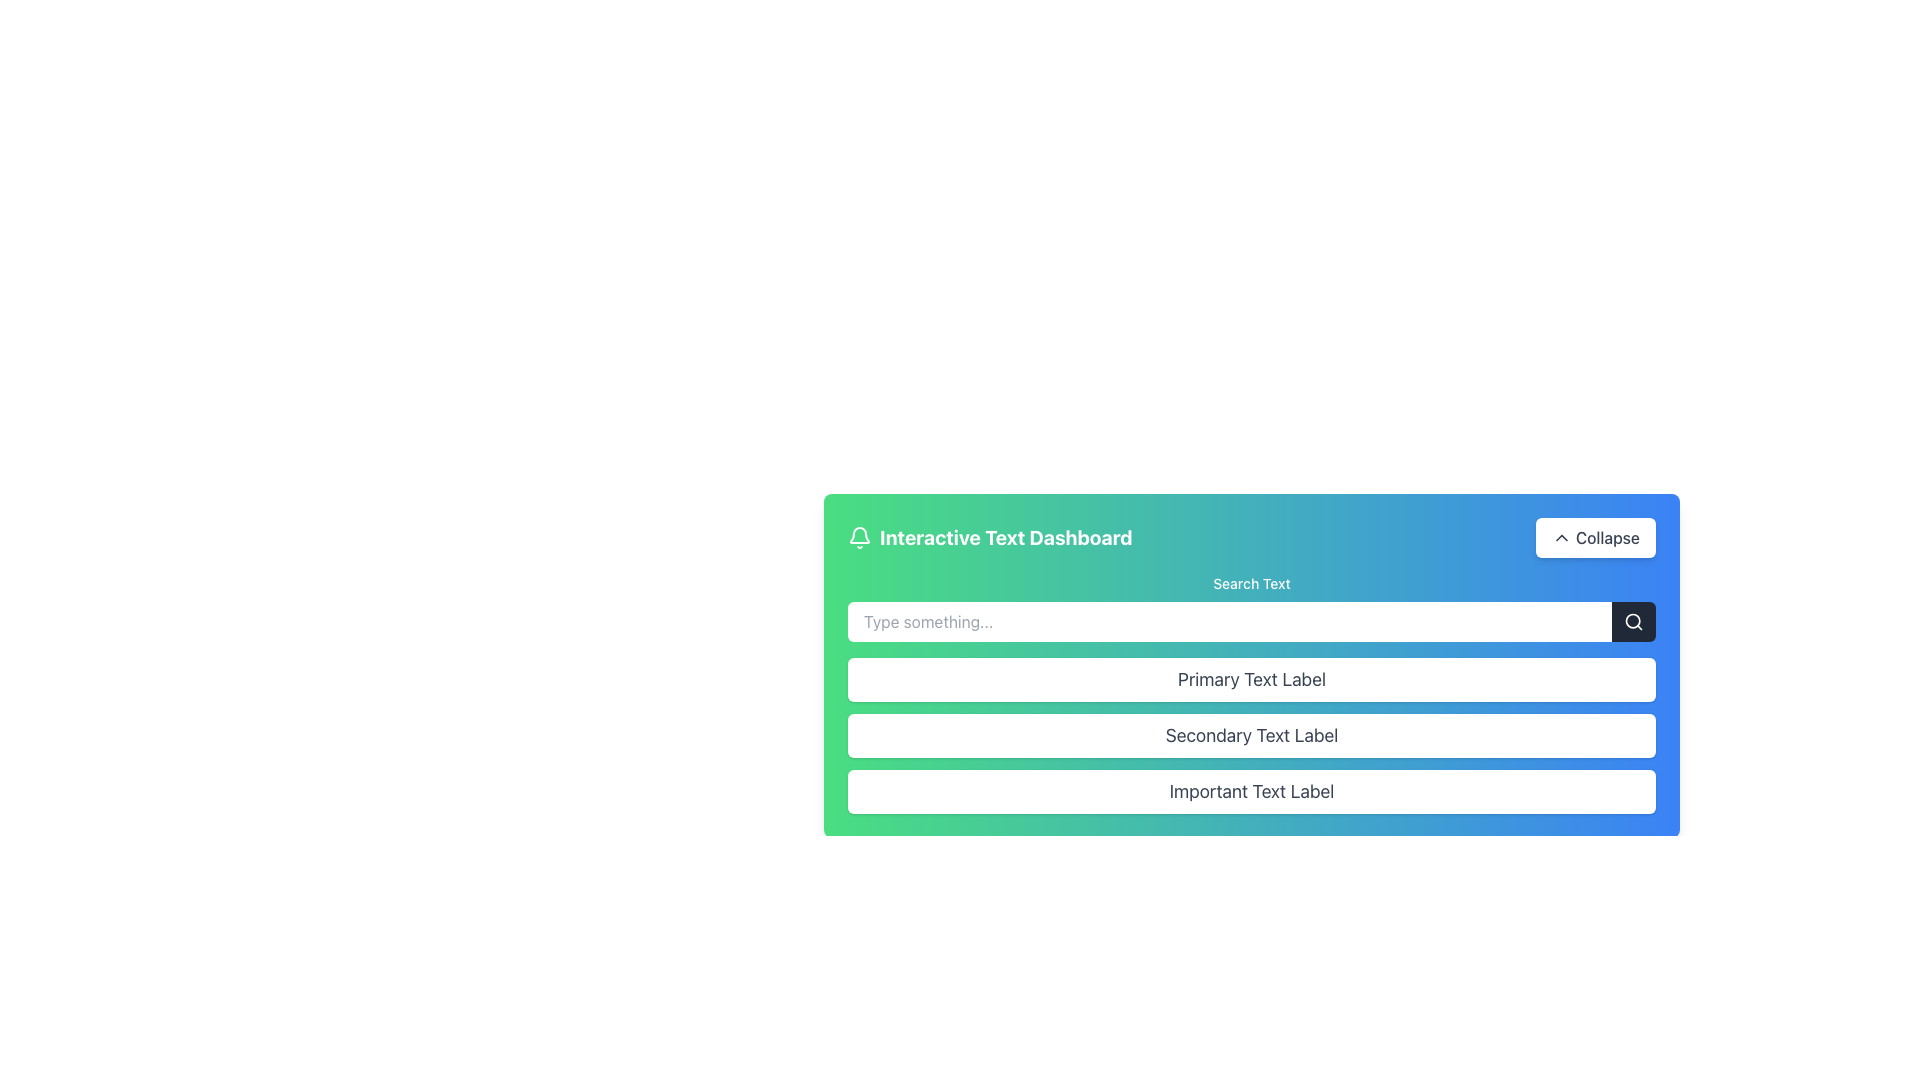  What do you see at coordinates (1633, 620) in the screenshot?
I see `the SVG Circle within the magnifying glass icon, which indicates the search functionality of the input field` at bounding box center [1633, 620].